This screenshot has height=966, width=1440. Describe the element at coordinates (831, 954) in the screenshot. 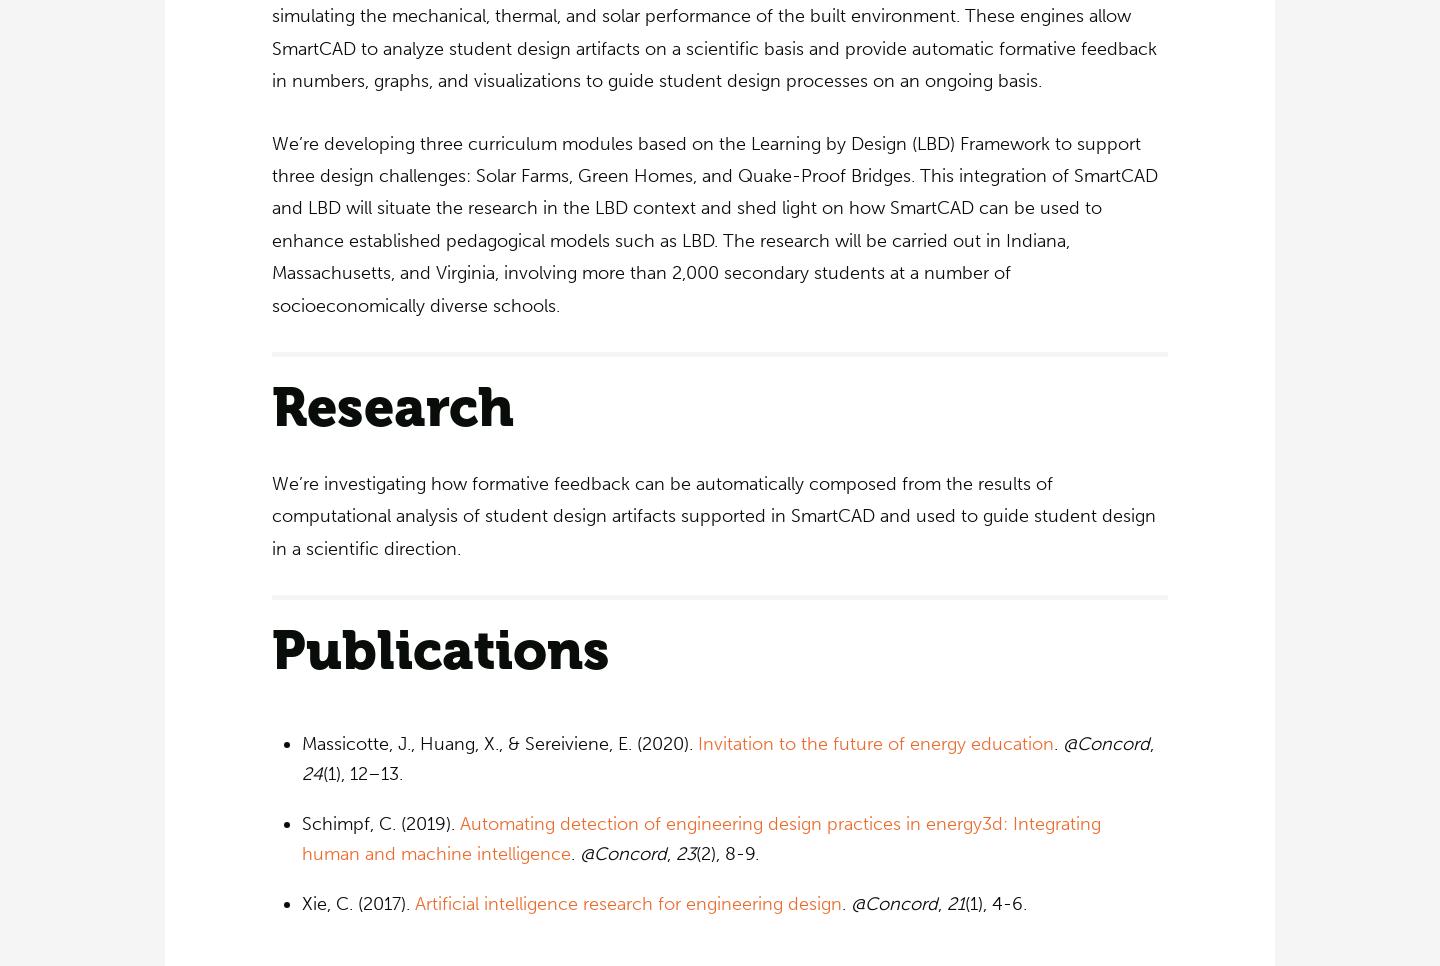

I see `'20'` at that location.